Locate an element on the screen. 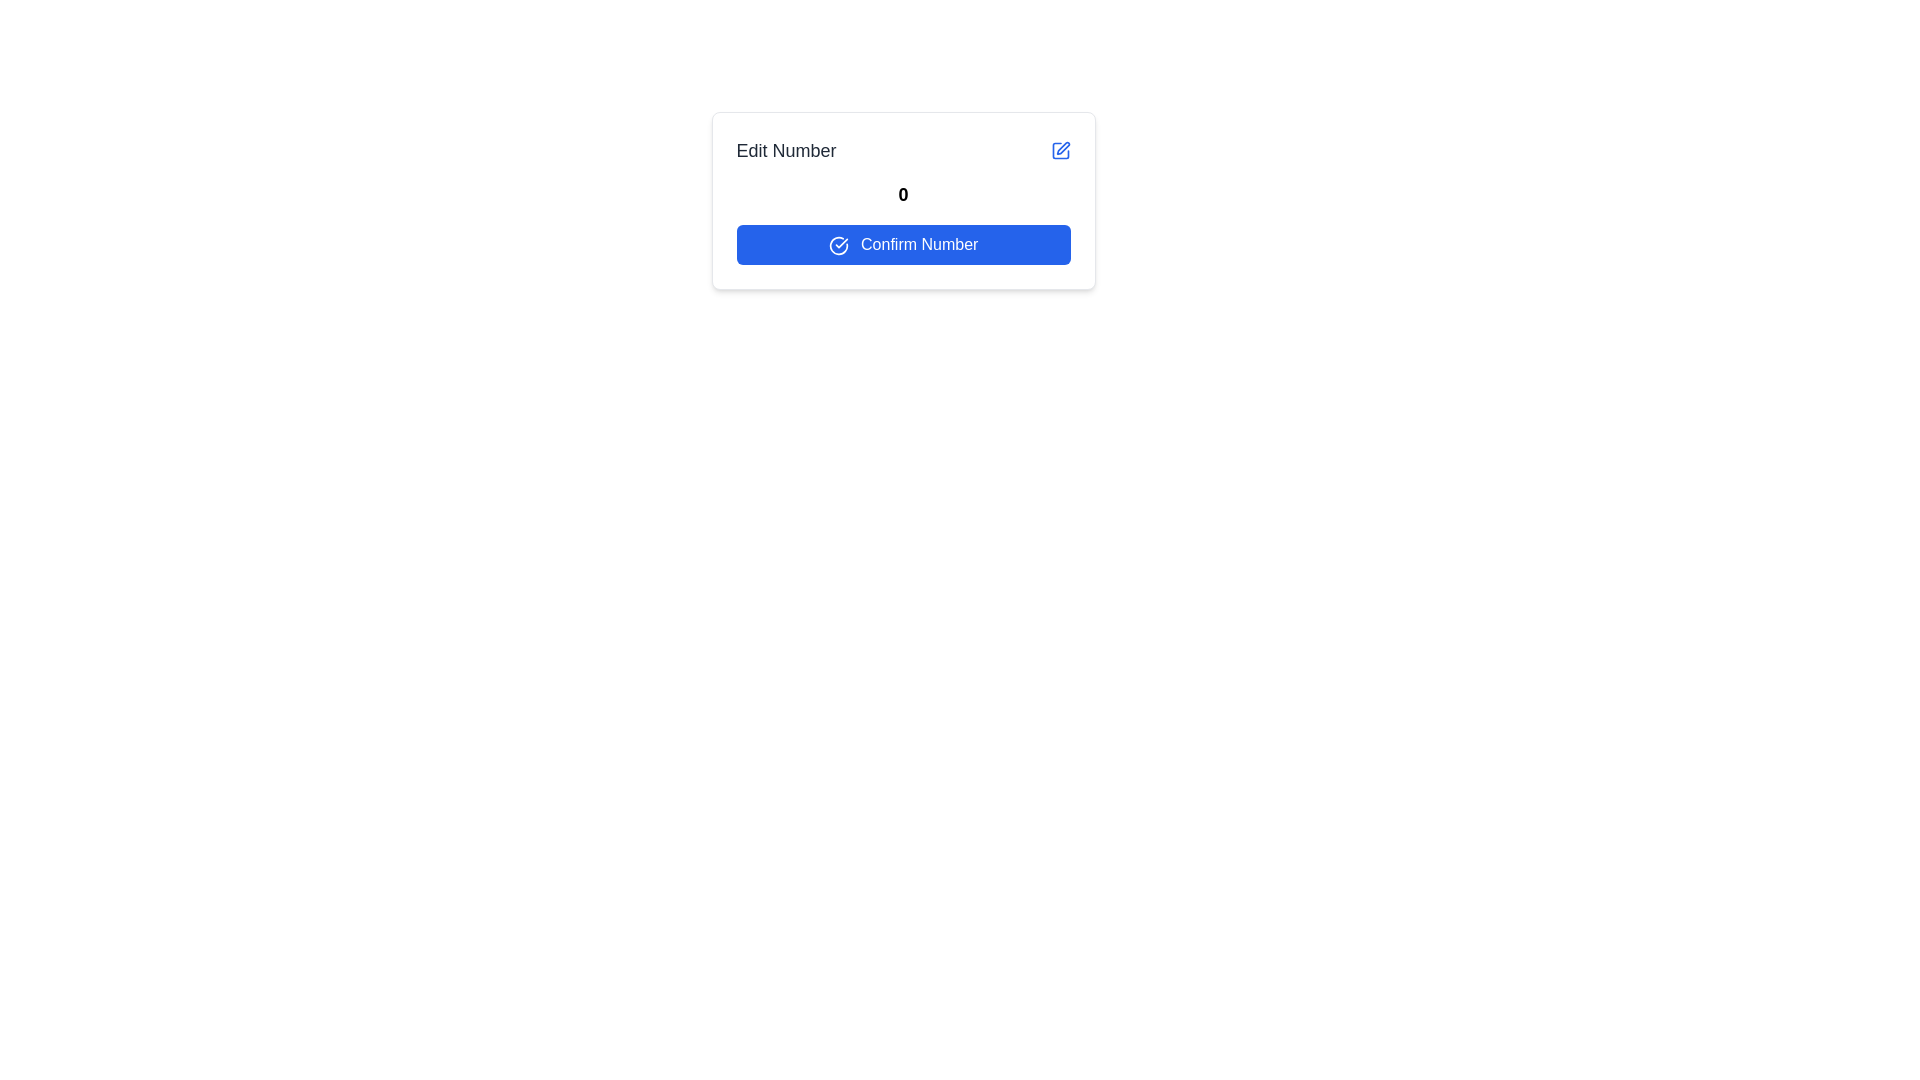 This screenshot has width=1920, height=1080. the edit or modify icon located in the upper-right corner of the rectangular card containing text and a button is located at coordinates (1059, 149).